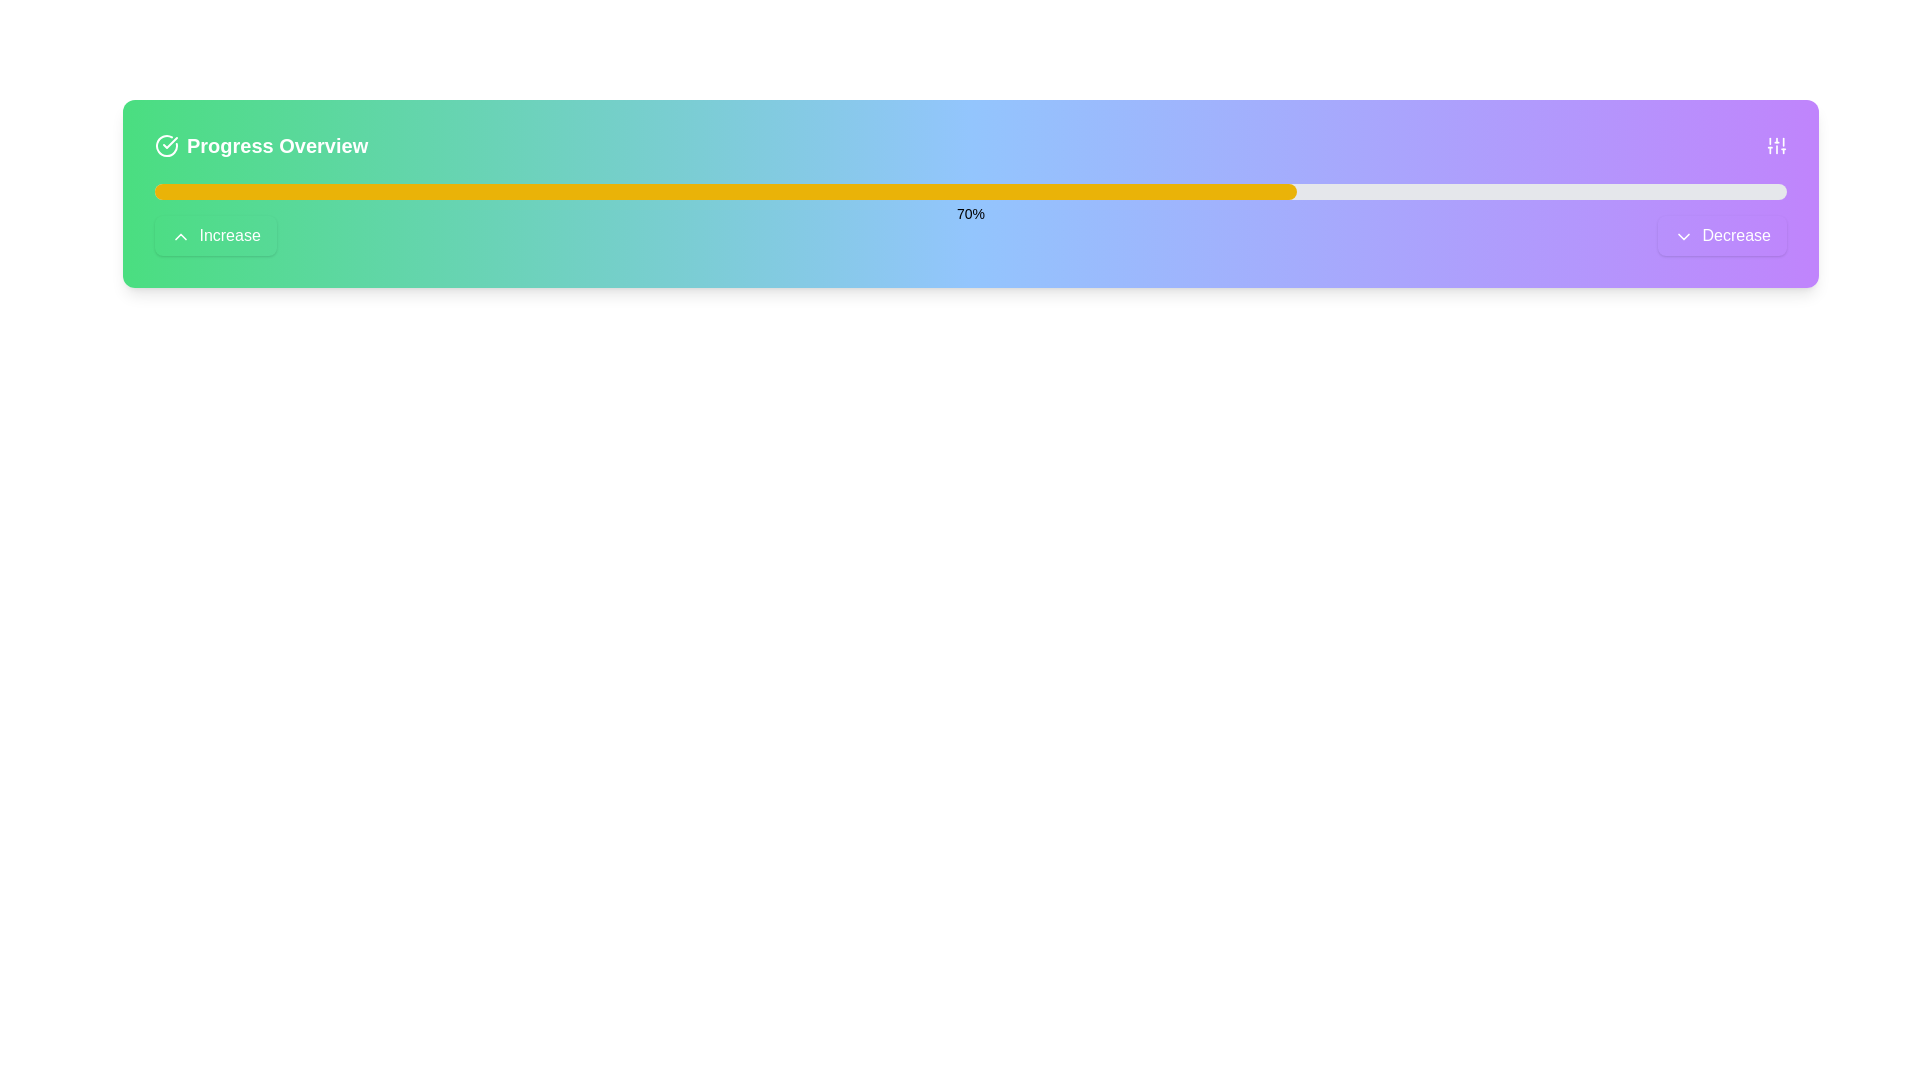  Describe the element at coordinates (260, 145) in the screenshot. I see `the Text Label with Icon that displays 'Progress Overview', styled in bold, extra-large white text on a green background, located at the top-left corner of the interface` at that location.